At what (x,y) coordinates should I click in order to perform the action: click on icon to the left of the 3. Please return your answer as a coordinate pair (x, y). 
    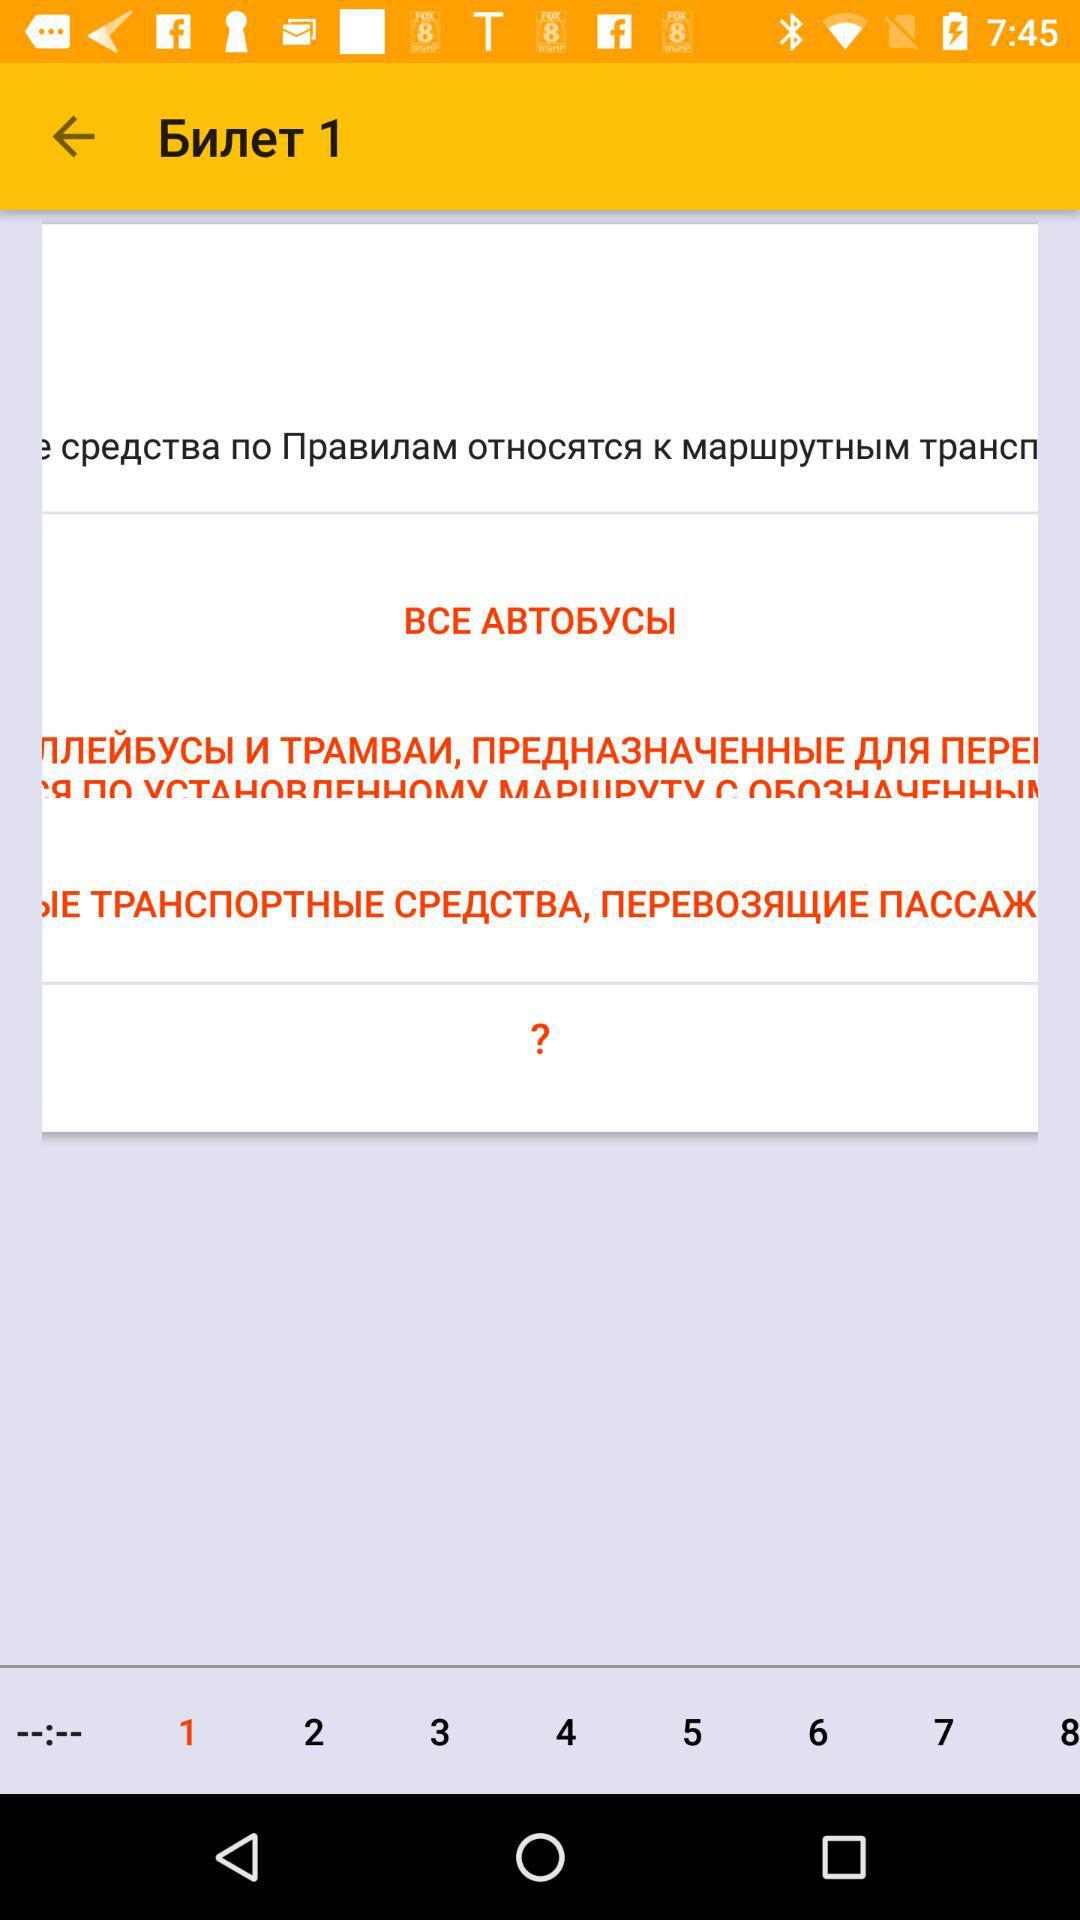
    Looking at the image, I should click on (314, 1730).